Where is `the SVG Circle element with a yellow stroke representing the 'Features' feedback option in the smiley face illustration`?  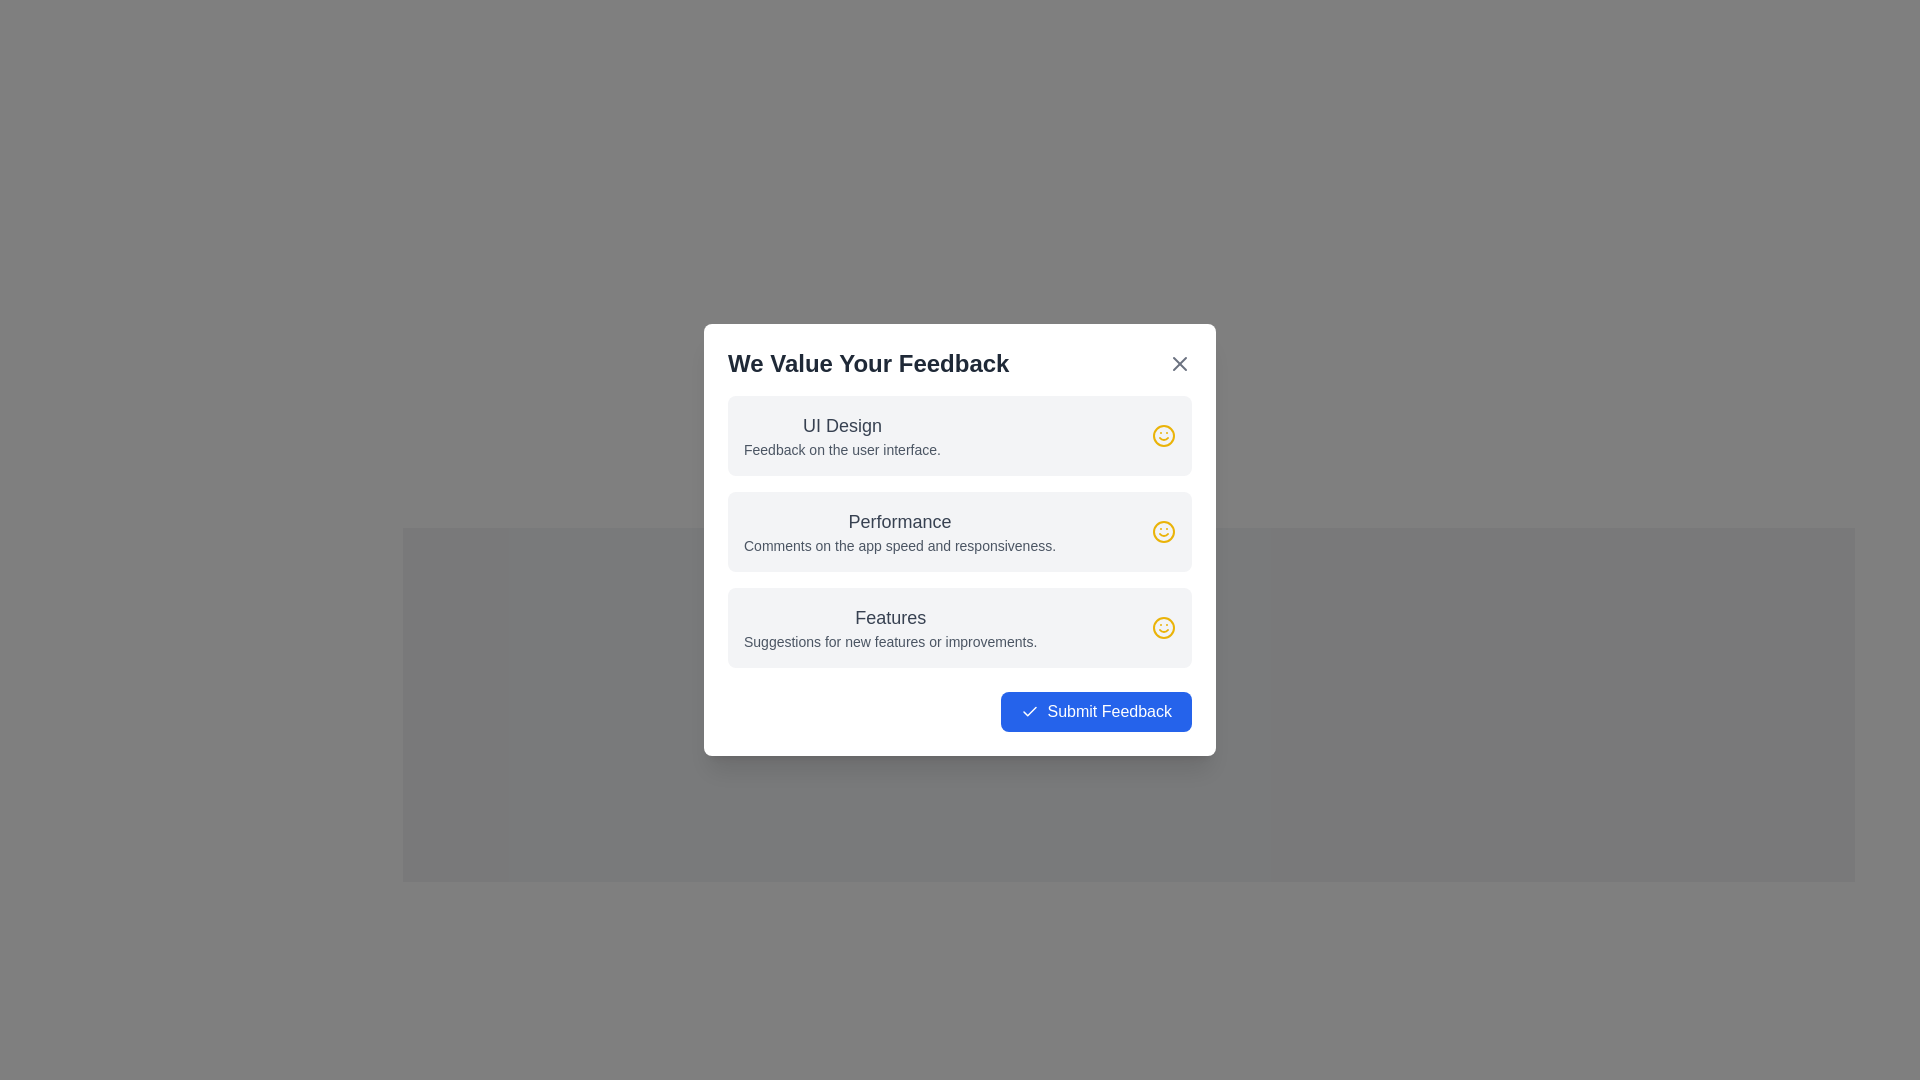
the SVG Circle element with a yellow stroke representing the 'Features' feedback option in the smiley face illustration is located at coordinates (1163, 627).